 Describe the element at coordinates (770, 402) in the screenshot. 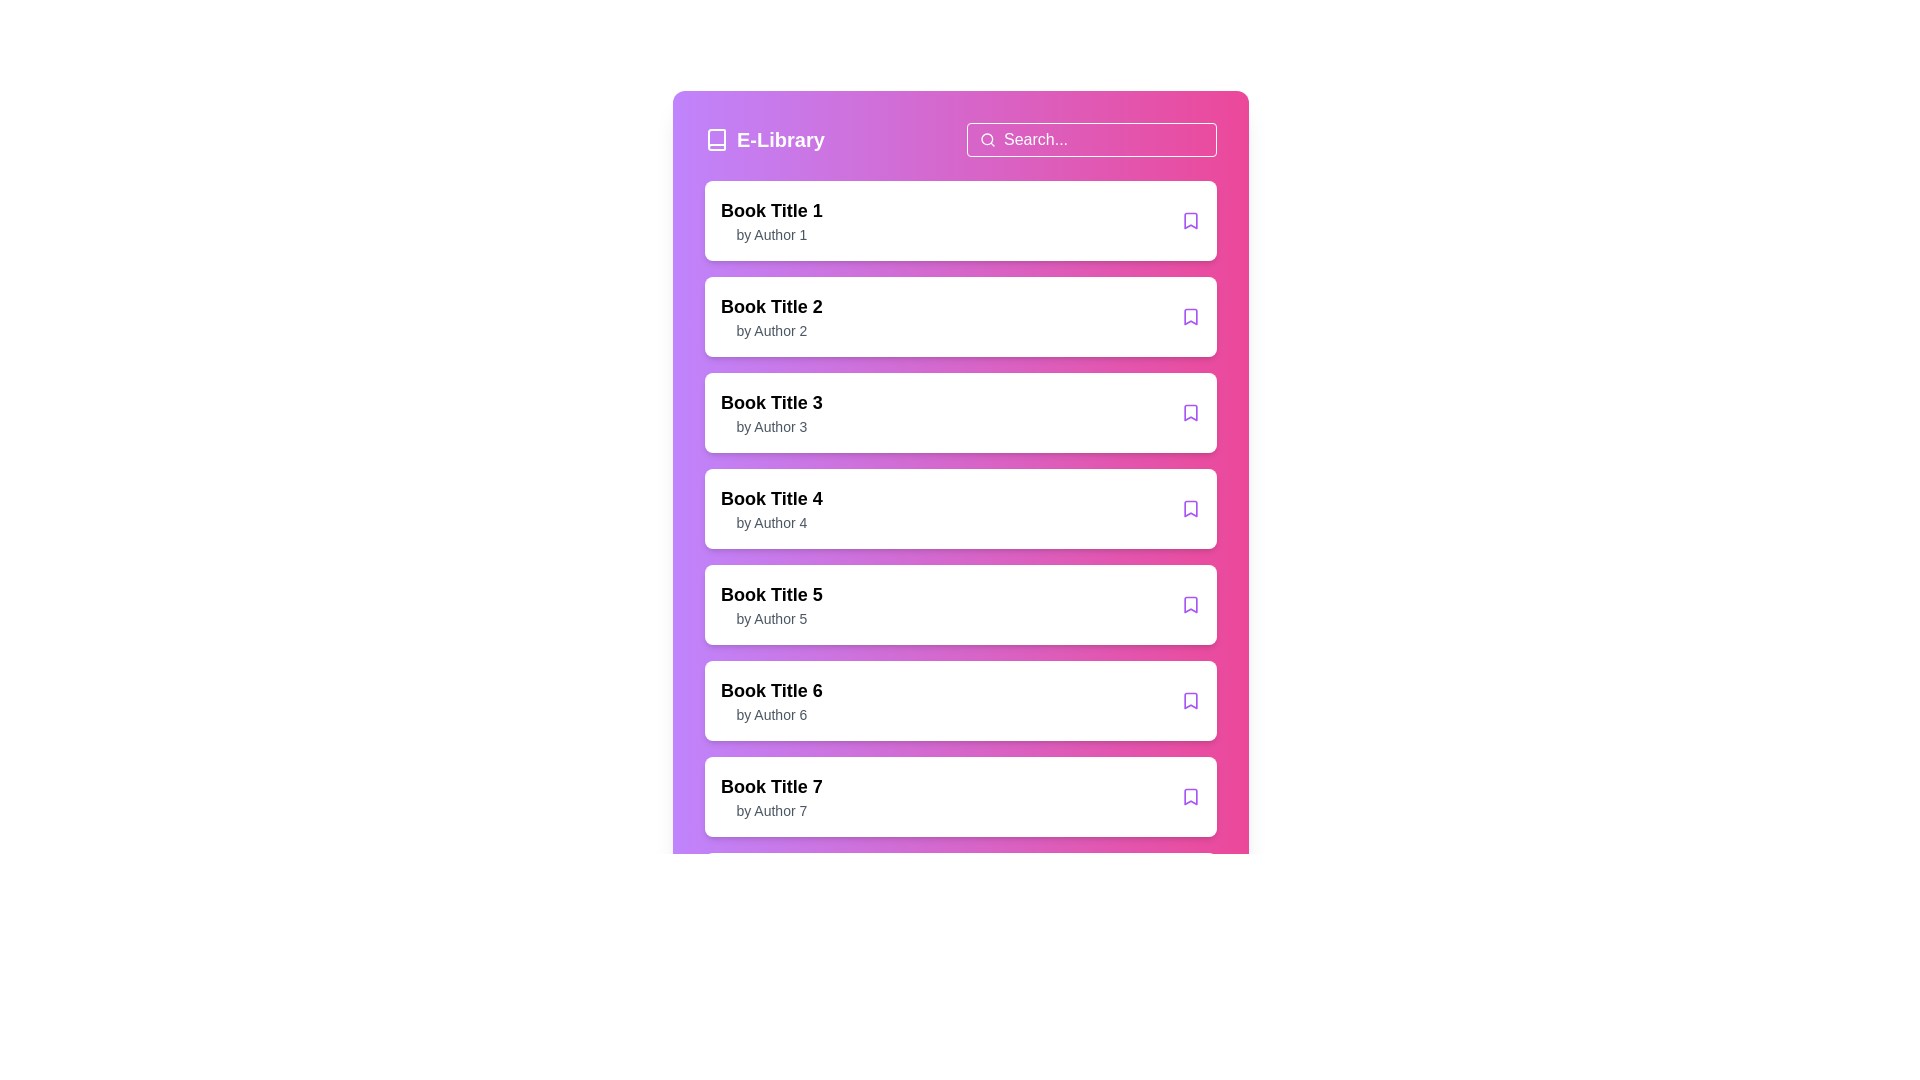

I see `the bold text label reading 'Book Title 3', which is the primary heading in the third card of a vertically stacked list of books` at that location.